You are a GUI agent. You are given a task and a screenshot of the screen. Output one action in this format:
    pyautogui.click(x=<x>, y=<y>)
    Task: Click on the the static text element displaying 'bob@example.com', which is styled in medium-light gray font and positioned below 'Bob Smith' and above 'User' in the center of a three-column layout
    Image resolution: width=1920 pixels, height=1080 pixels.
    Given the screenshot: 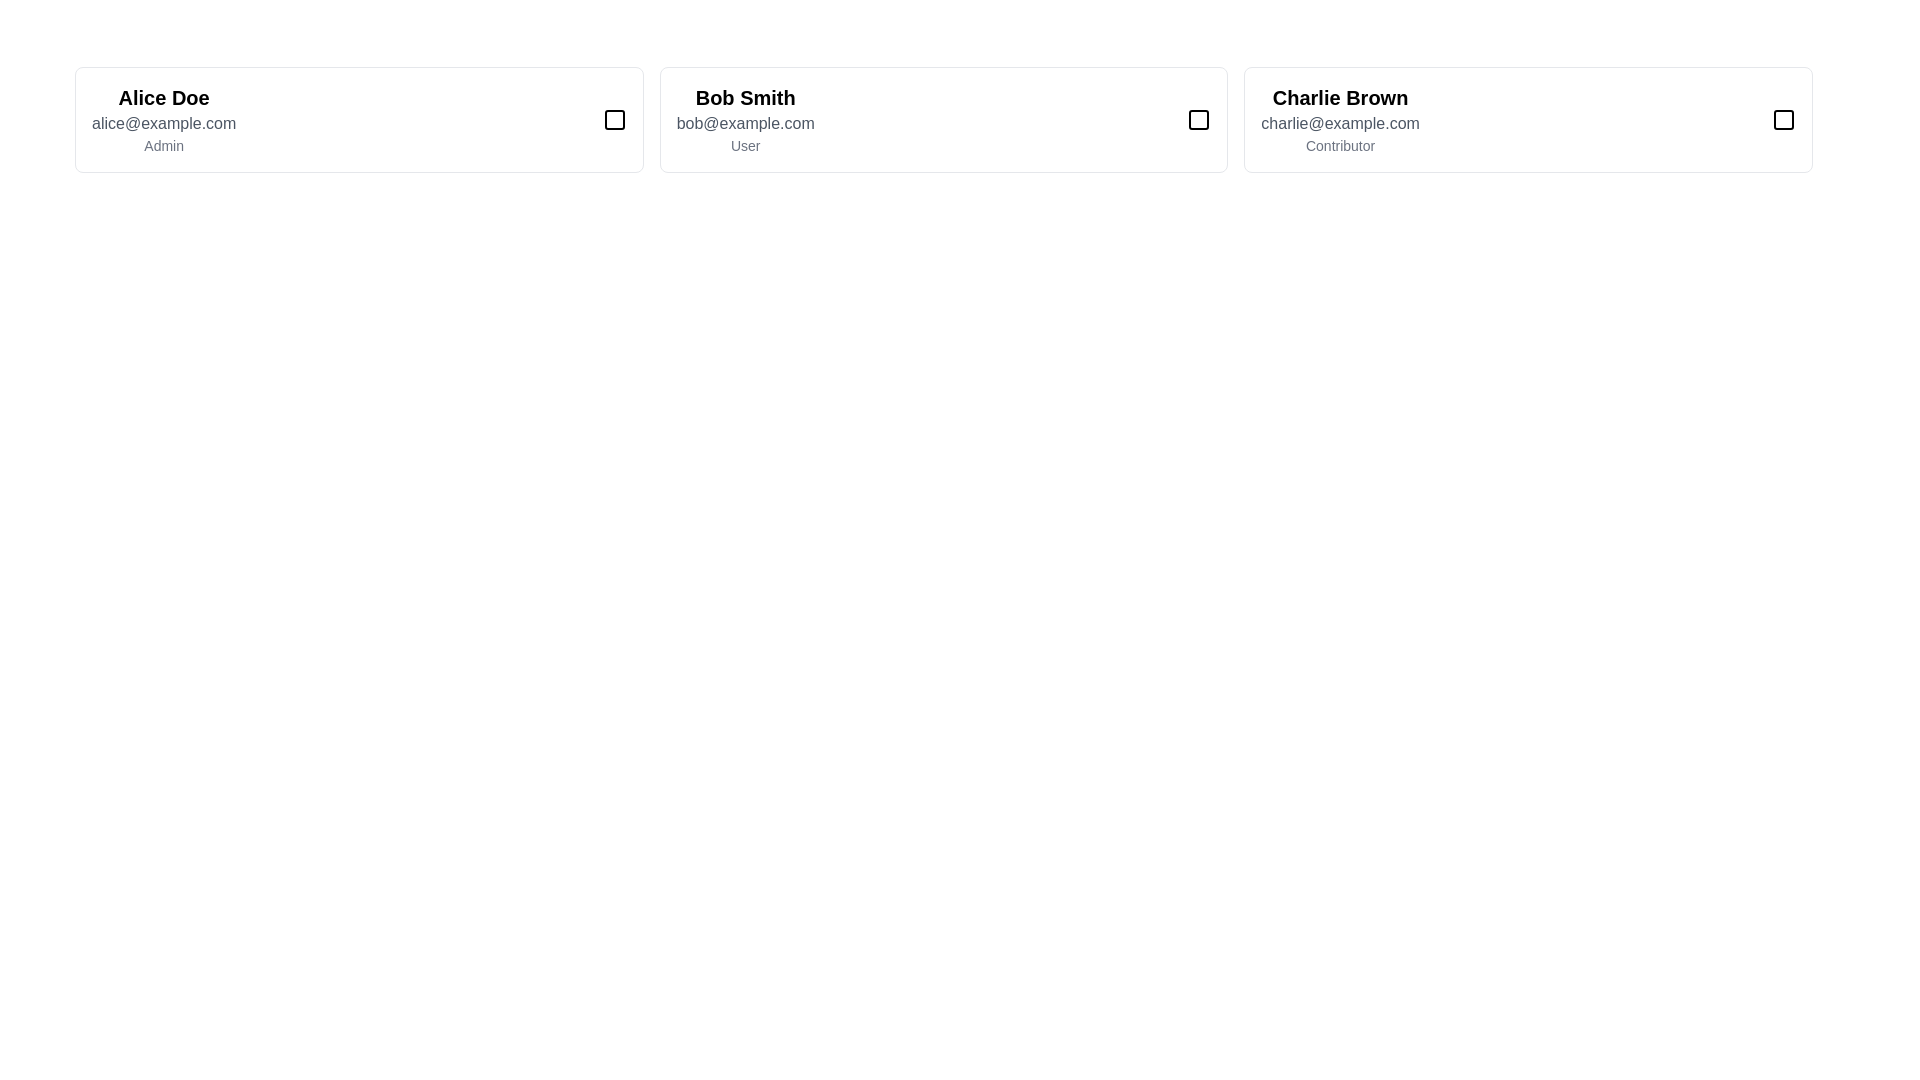 What is the action you would take?
    pyautogui.click(x=744, y=123)
    